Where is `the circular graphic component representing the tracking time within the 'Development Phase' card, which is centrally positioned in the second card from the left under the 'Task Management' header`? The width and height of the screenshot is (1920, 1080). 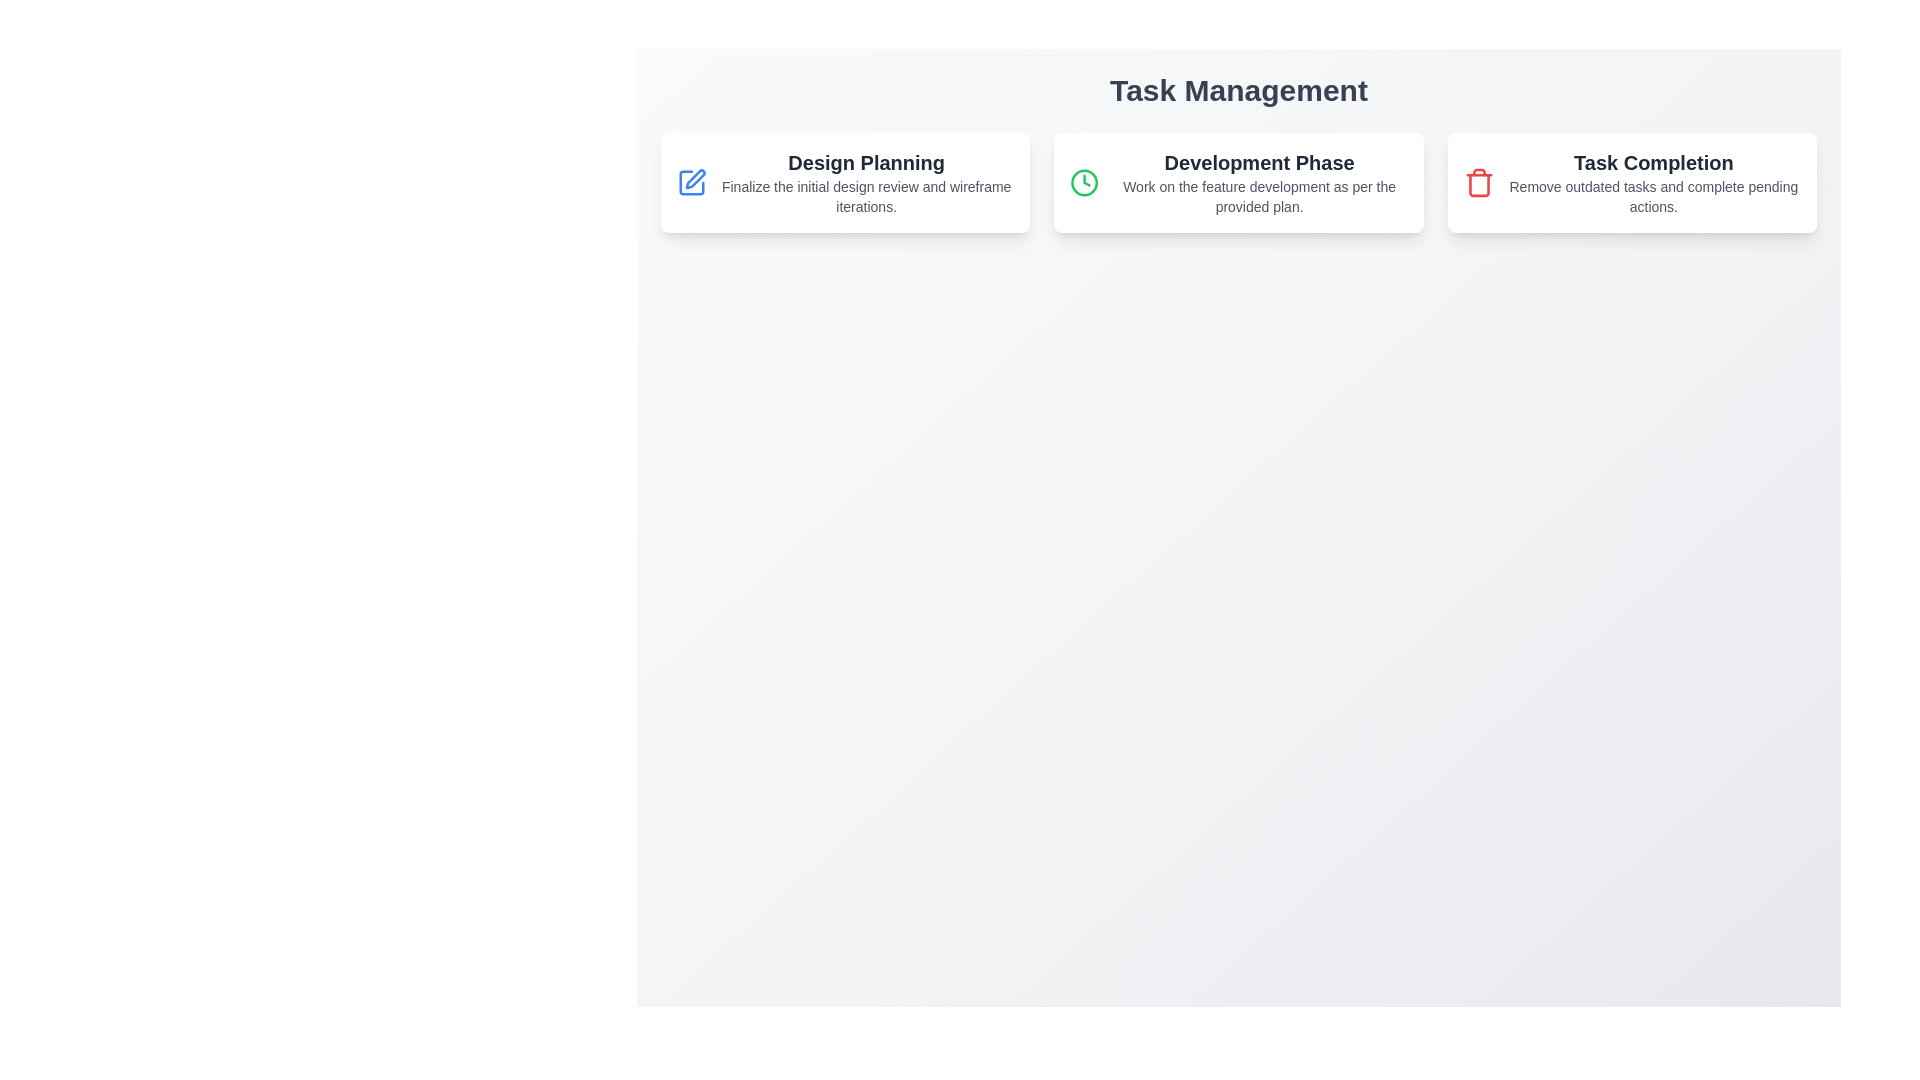 the circular graphic component representing the tracking time within the 'Development Phase' card, which is centrally positioned in the second card from the left under the 'Task Management' header is located at coordinates (1083, 182).